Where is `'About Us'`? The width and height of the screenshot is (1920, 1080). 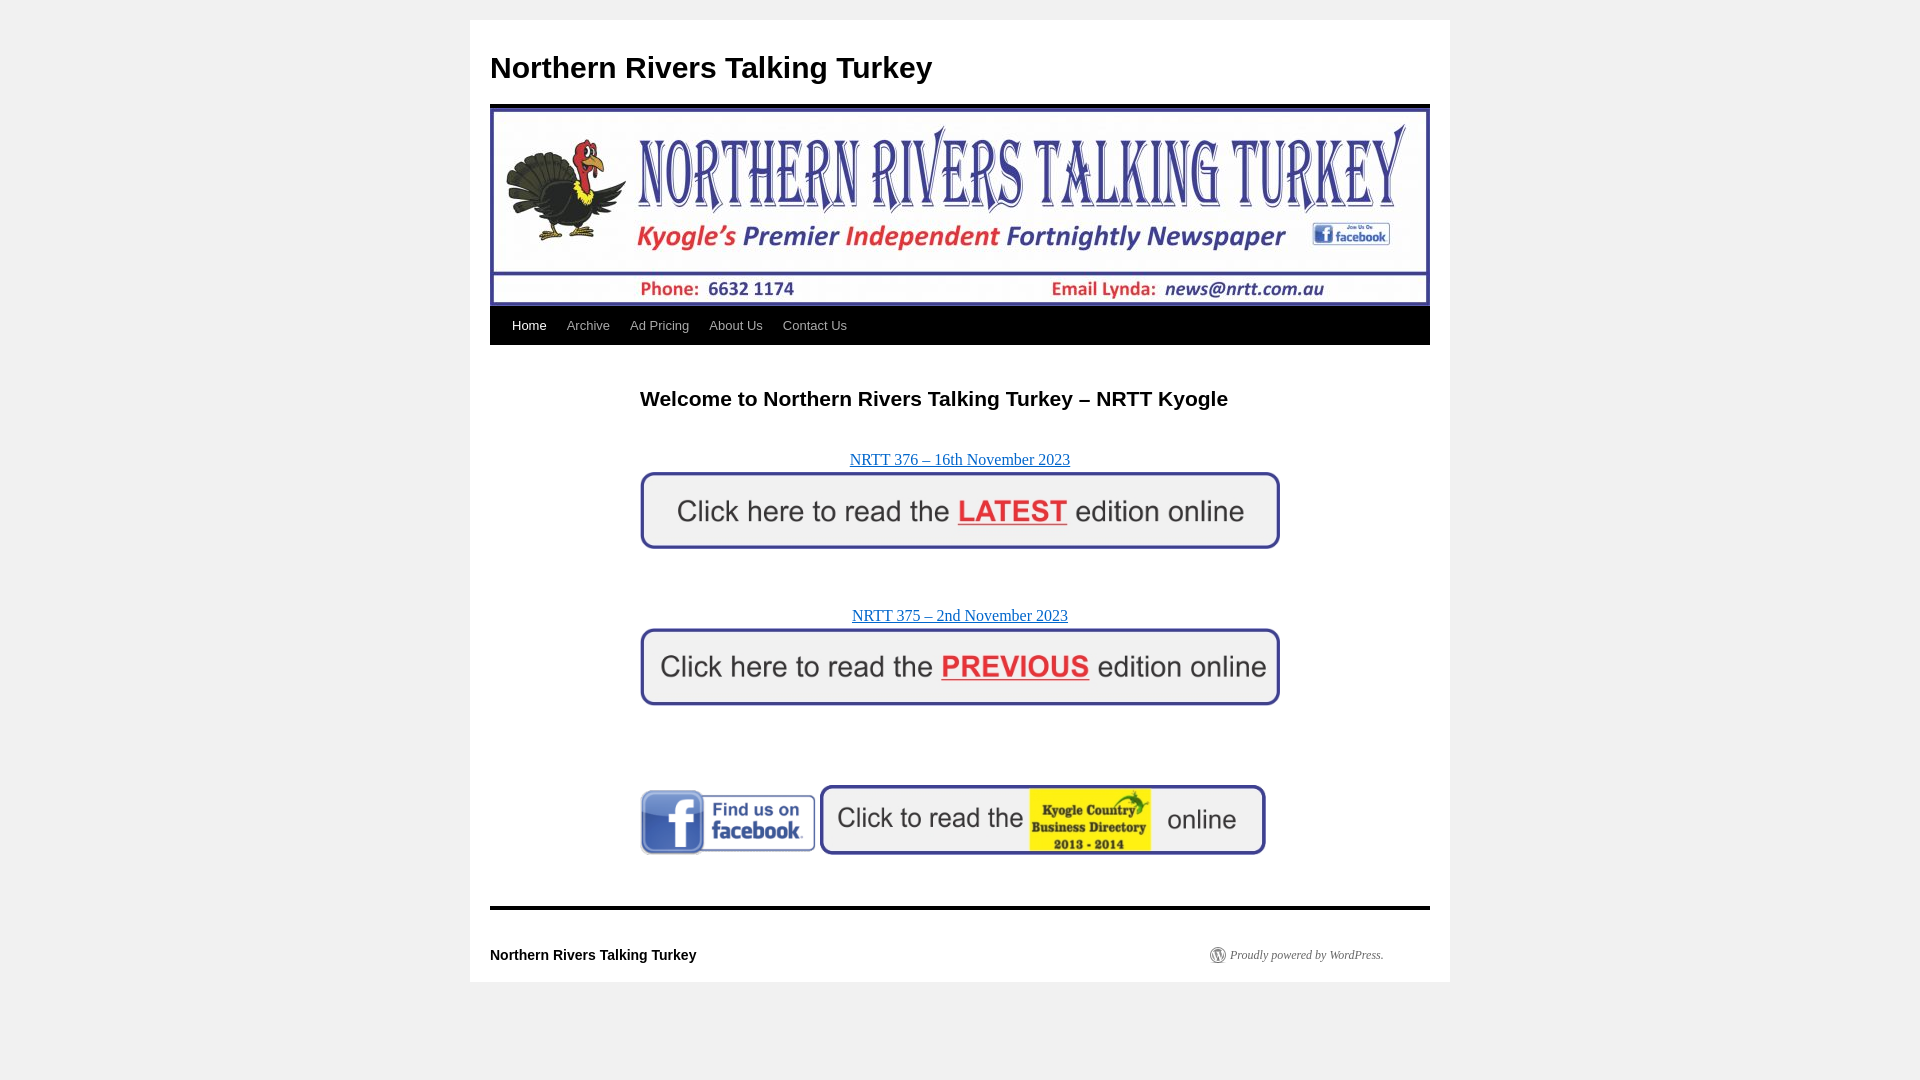
'About Us' is located at coordinates (734, 325).